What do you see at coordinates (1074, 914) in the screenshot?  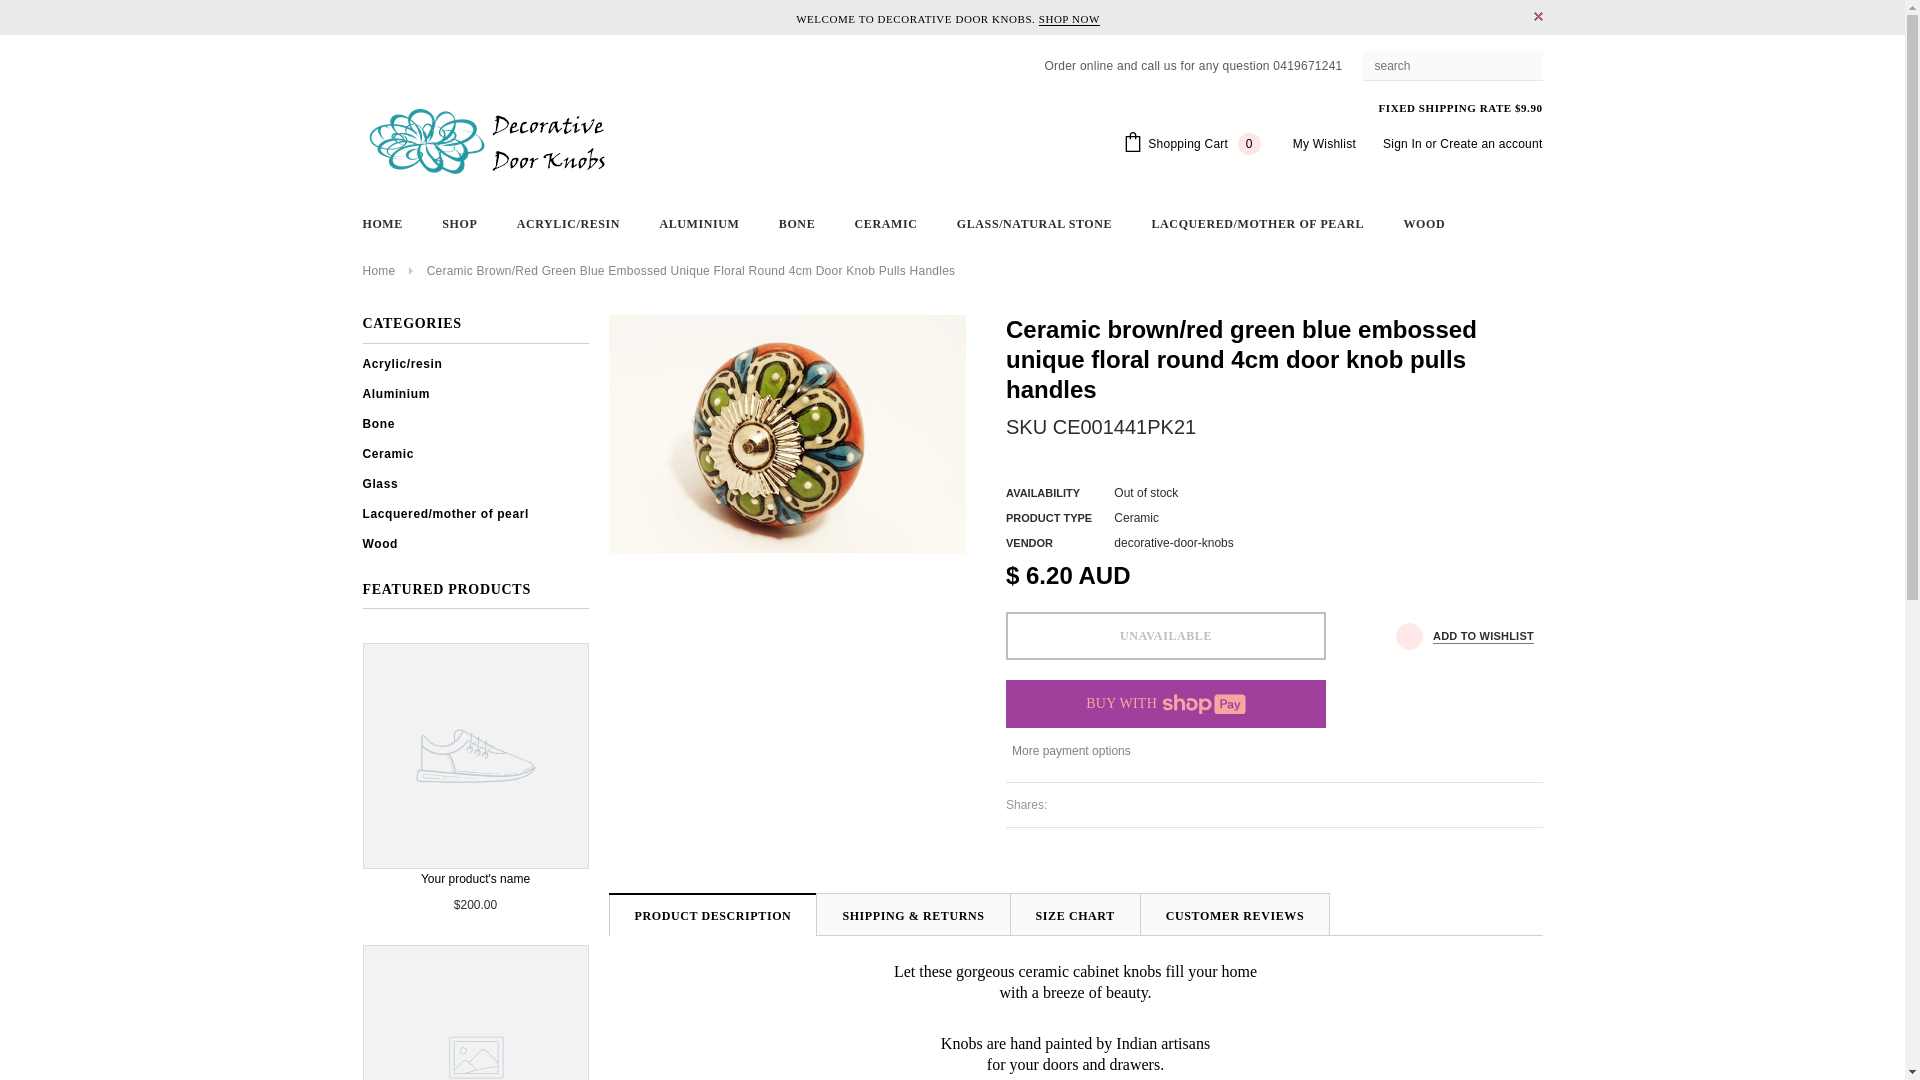 I see `'SIZE CHART'` at bounding box center [1074, 914].